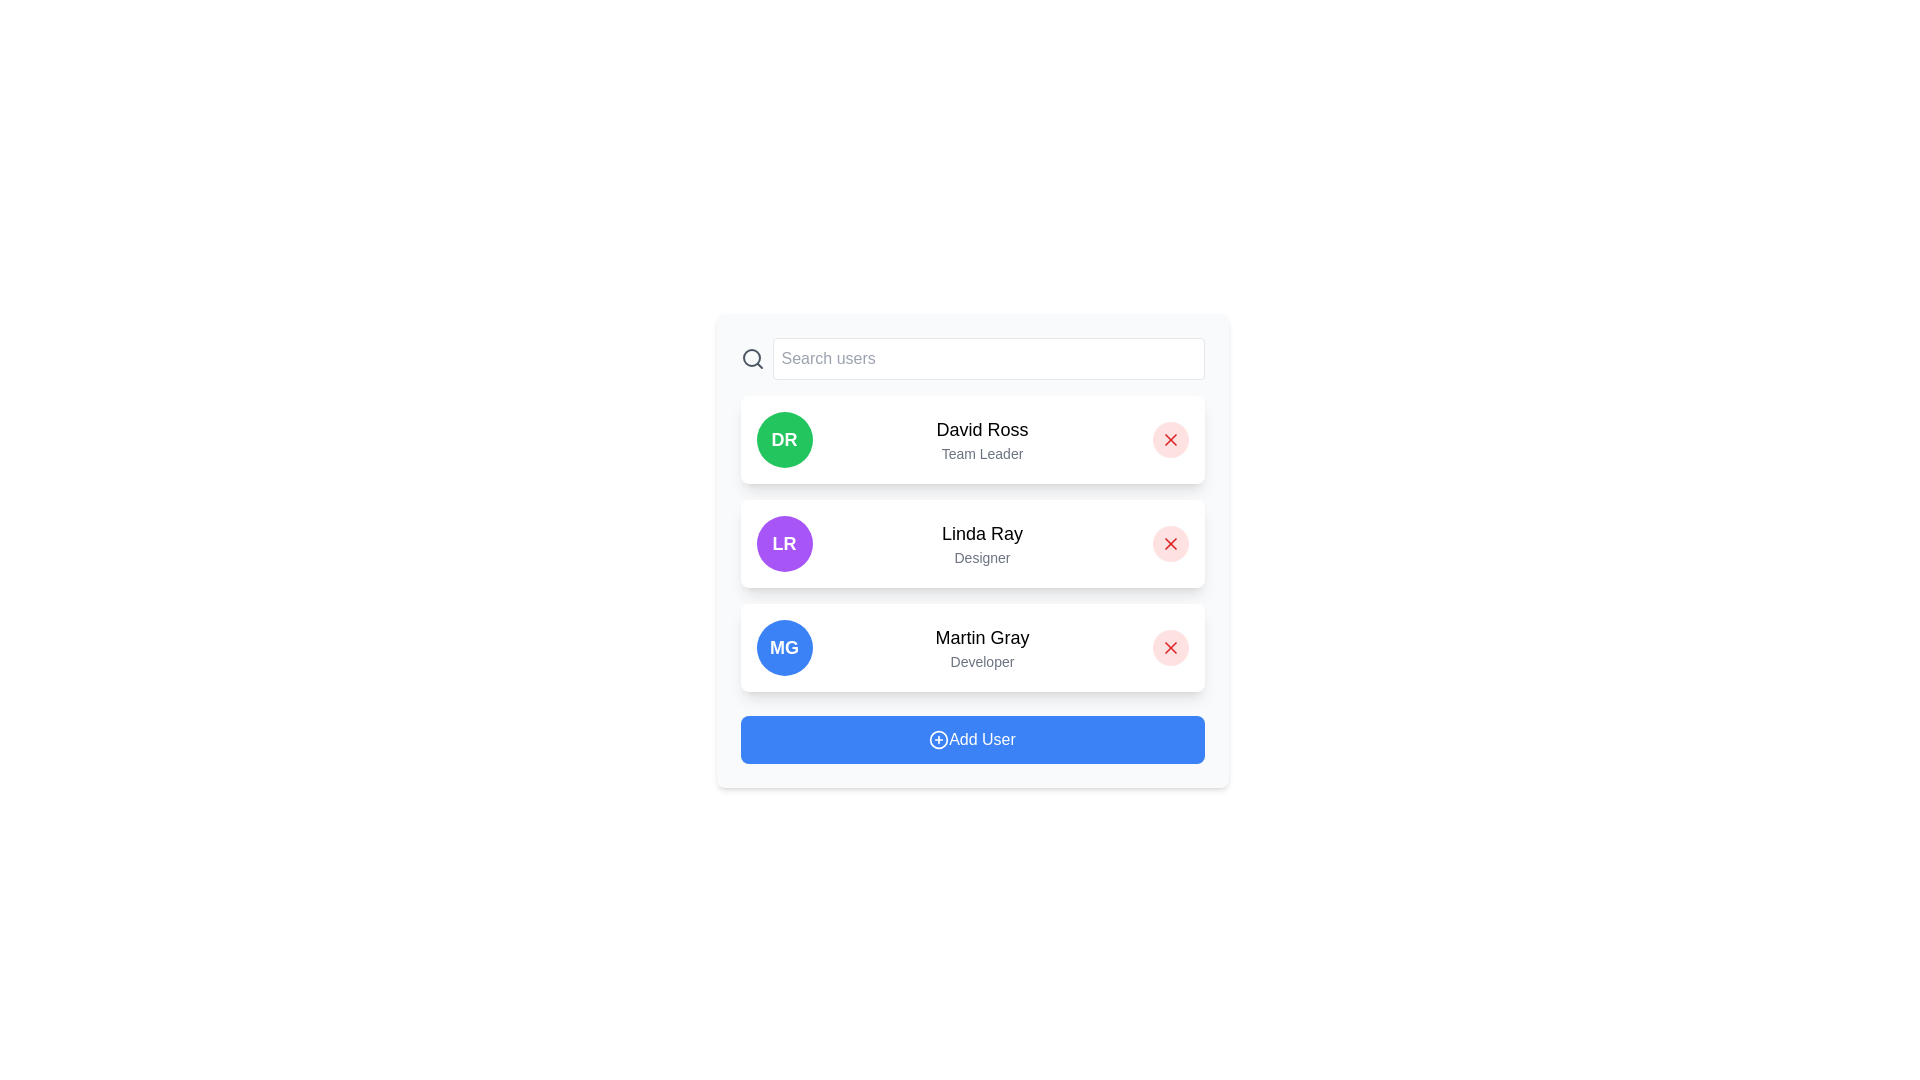  I want to click on the descriptive text label for the role of 'Martin Gray' located below the name within the third user card in the vertical user list, so click(982, 662).